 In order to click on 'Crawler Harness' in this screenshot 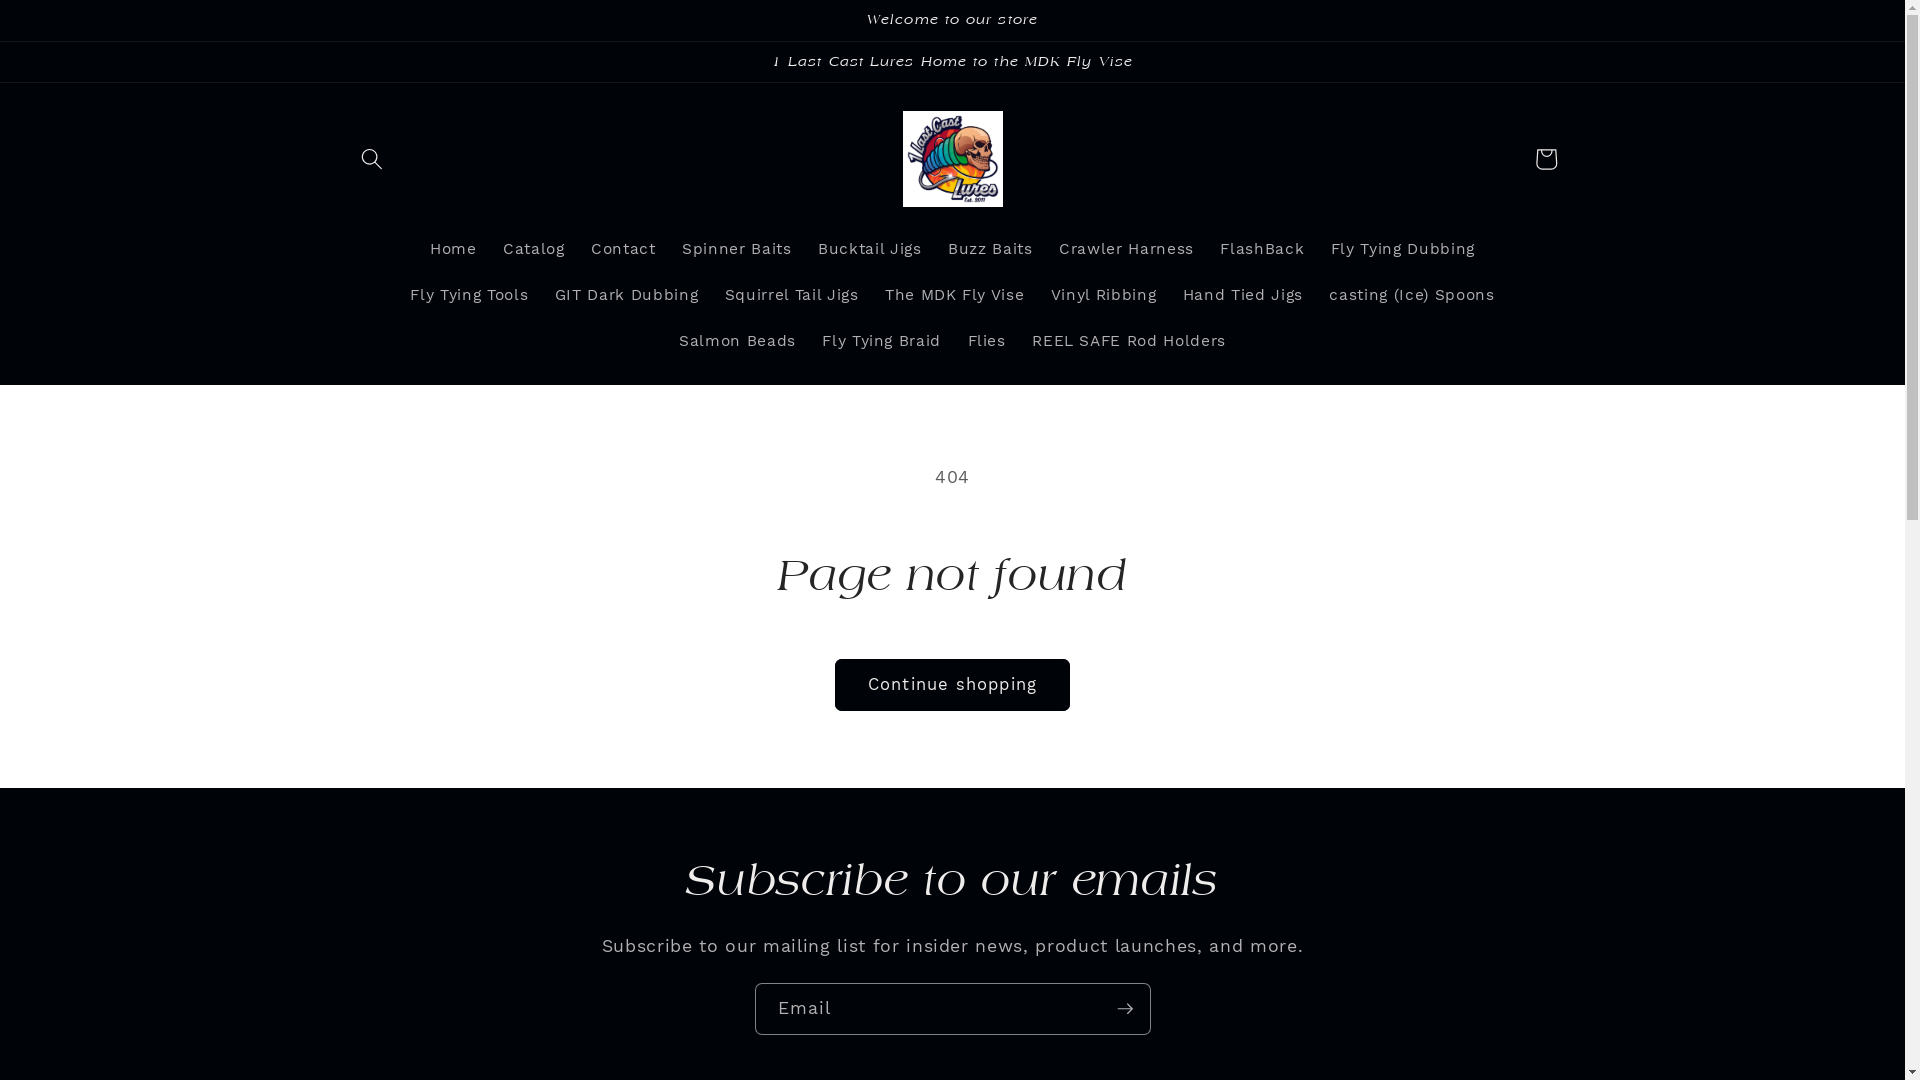, I will do `click(1126, 249)`.